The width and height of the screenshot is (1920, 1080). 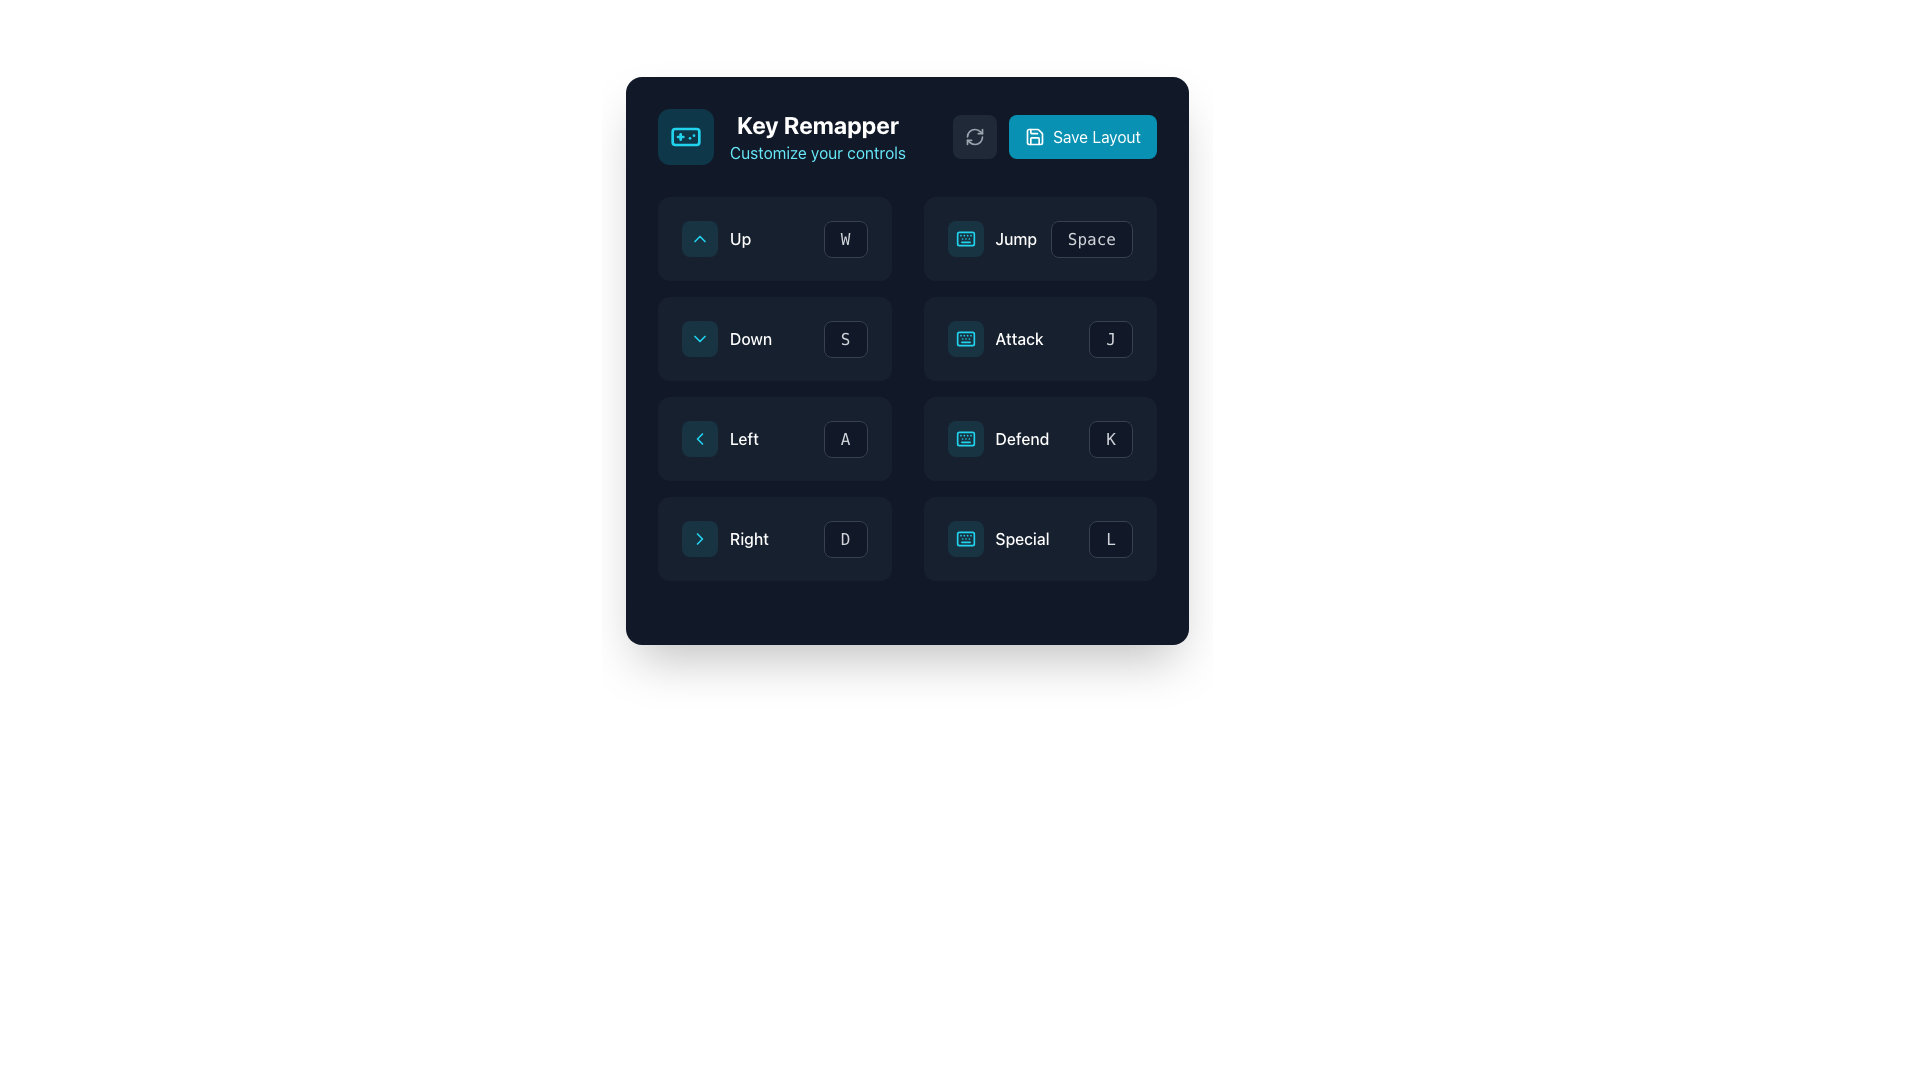 What do you see at coordinates (700, 538) in the screenshot?
I see `the decorative icon indicating functionality related to the 'Right' keybinding, located in the key mapping section next to the 'Right' text` at bounding box center [700, 538].